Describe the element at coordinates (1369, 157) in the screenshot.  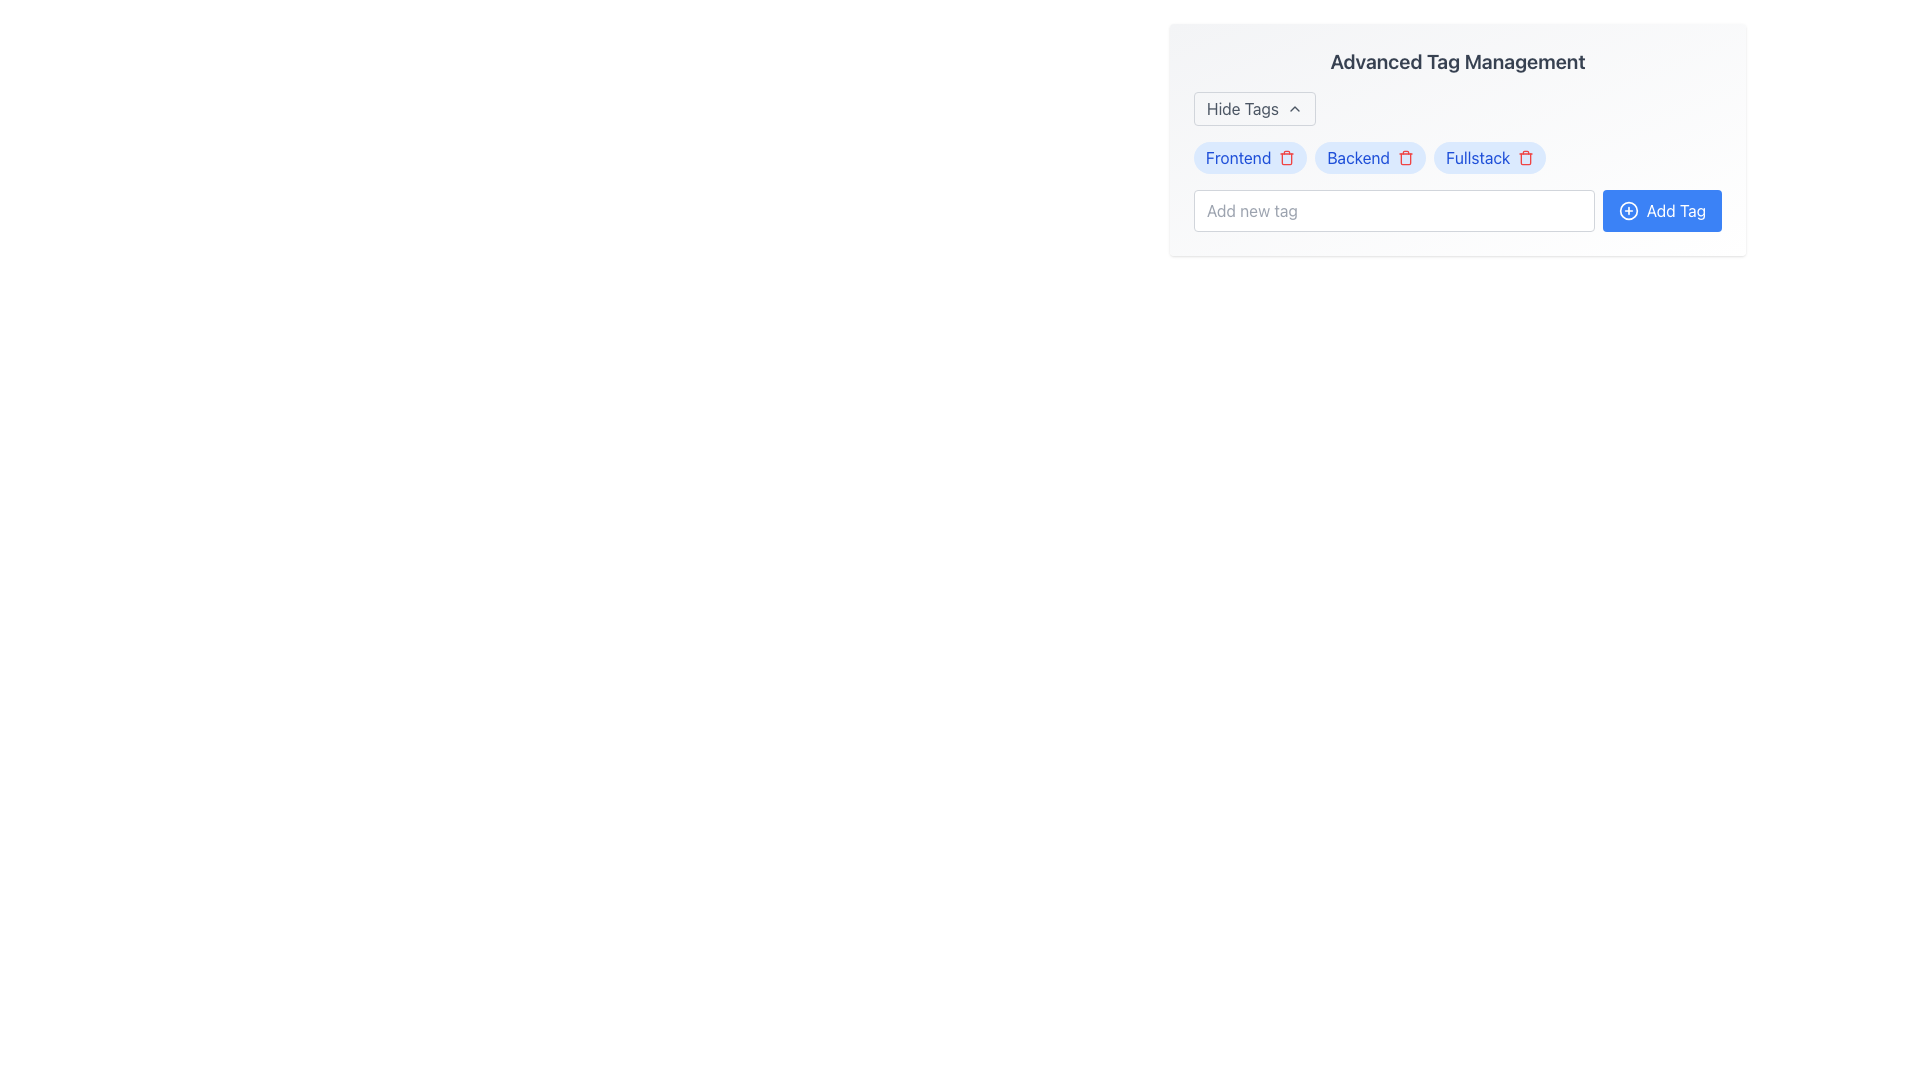
I see `the pill-shaped tag with the light blue background and dark blue text reading 'Backend'` at that location.